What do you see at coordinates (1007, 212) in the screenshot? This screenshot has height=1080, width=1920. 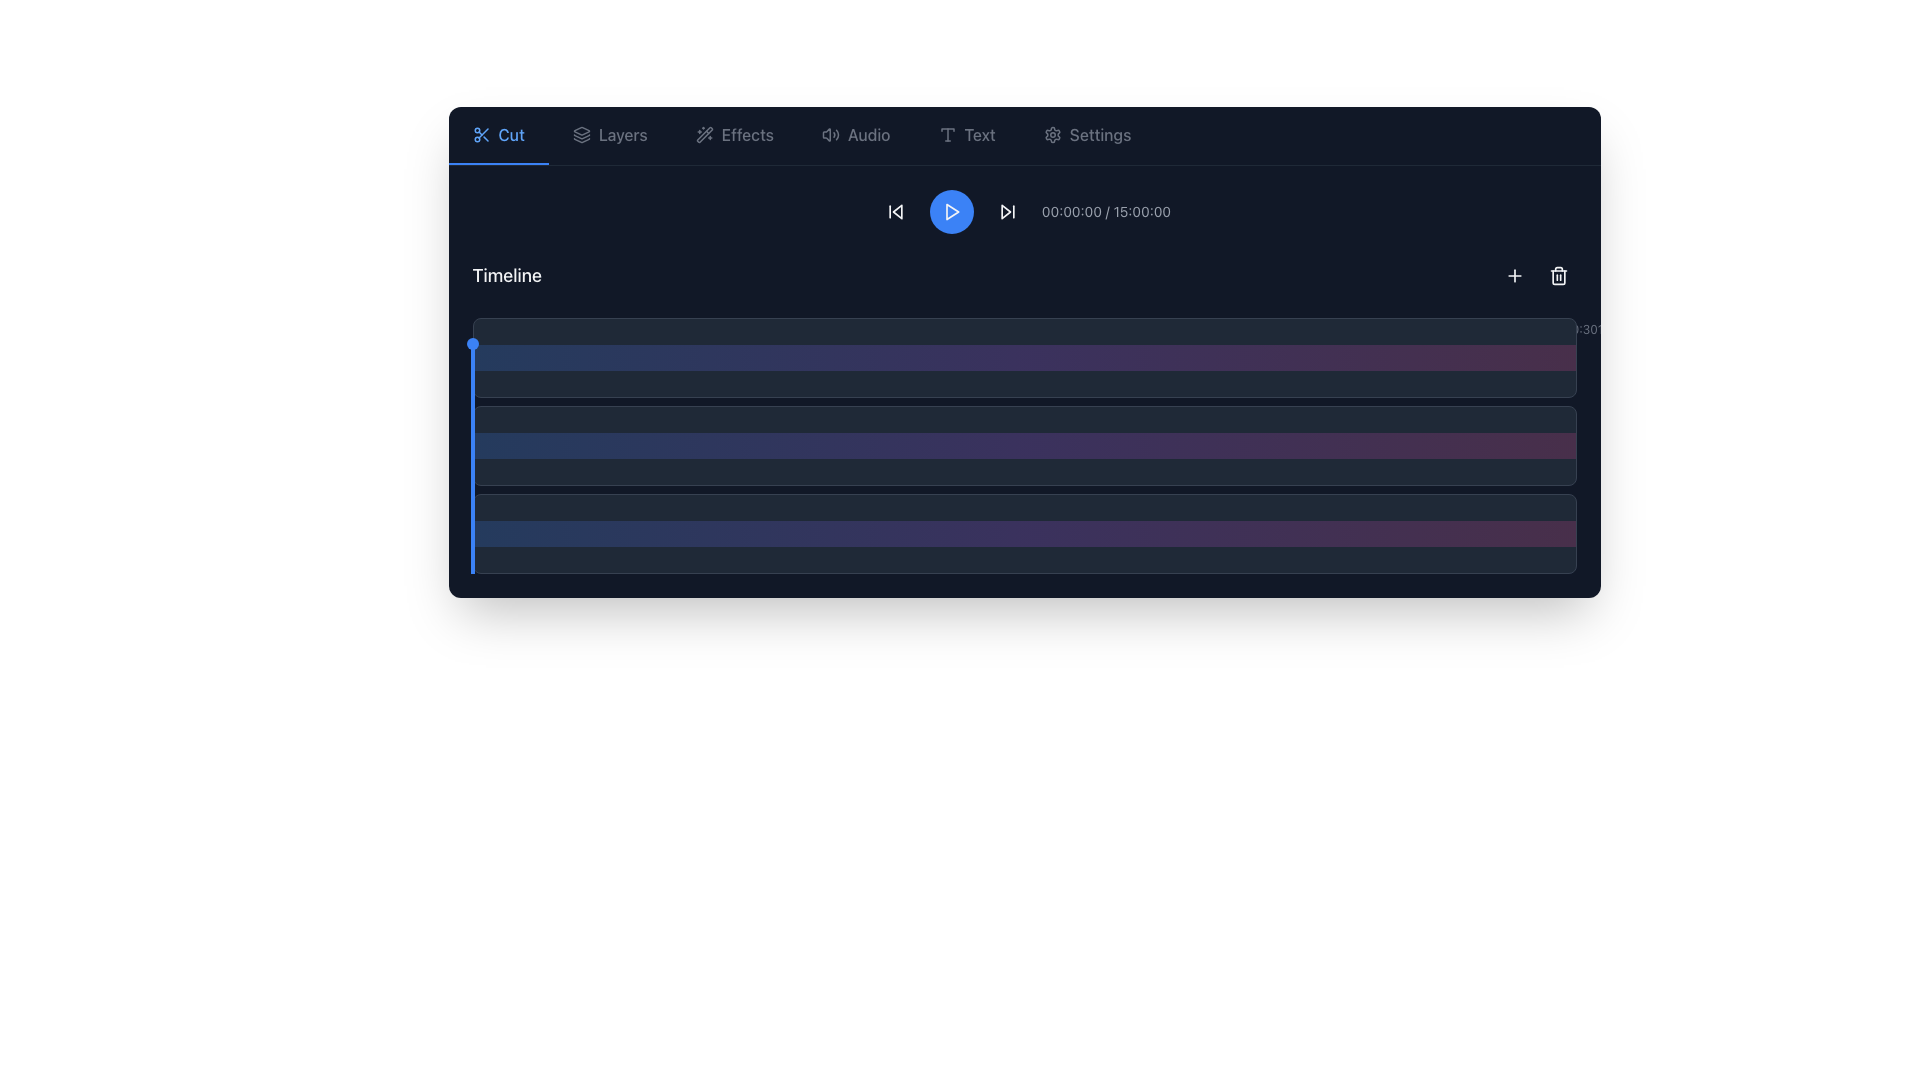 I see `the circular 'skip forward' button with a dark background and a light-colored triangle icon, located at the center of the interface's top bar, to the immediate right of the blue 'play' button` at bounding box center [1007, 212].